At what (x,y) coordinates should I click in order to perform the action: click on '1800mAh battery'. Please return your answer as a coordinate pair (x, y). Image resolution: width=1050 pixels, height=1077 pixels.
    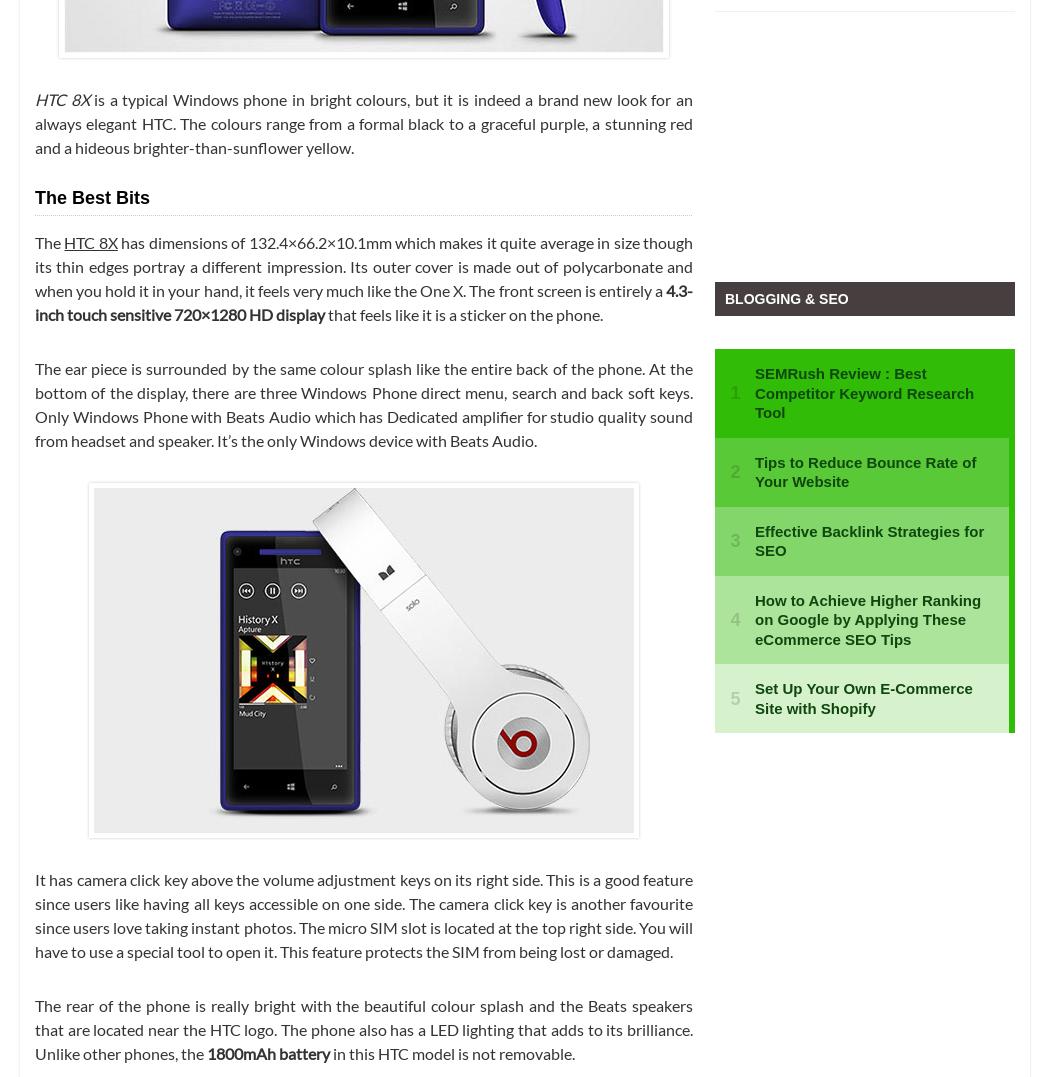
    Looking at the image, I should click on (267, 1052).